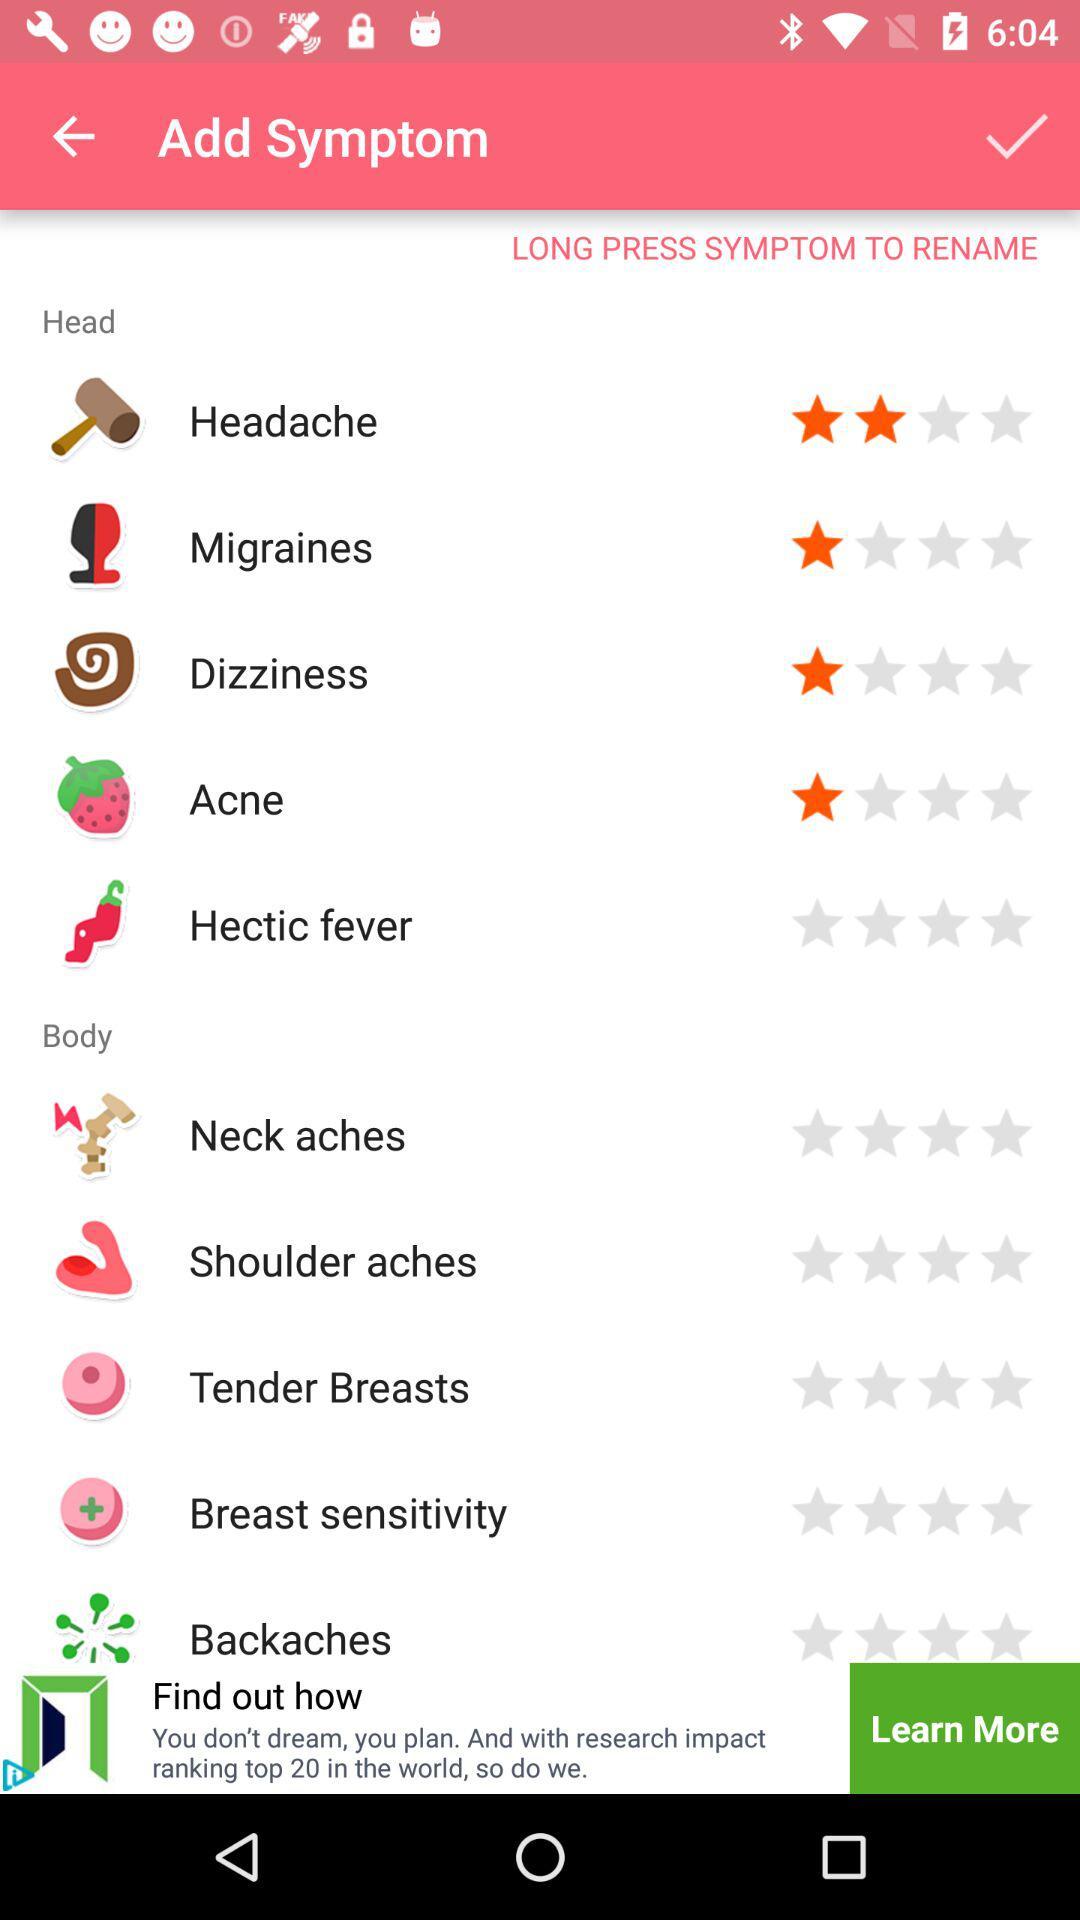 Image resolution: width=1080 pixels, height=1920 pixels. I want to click on rate migraines two stars, so click(879, 546).